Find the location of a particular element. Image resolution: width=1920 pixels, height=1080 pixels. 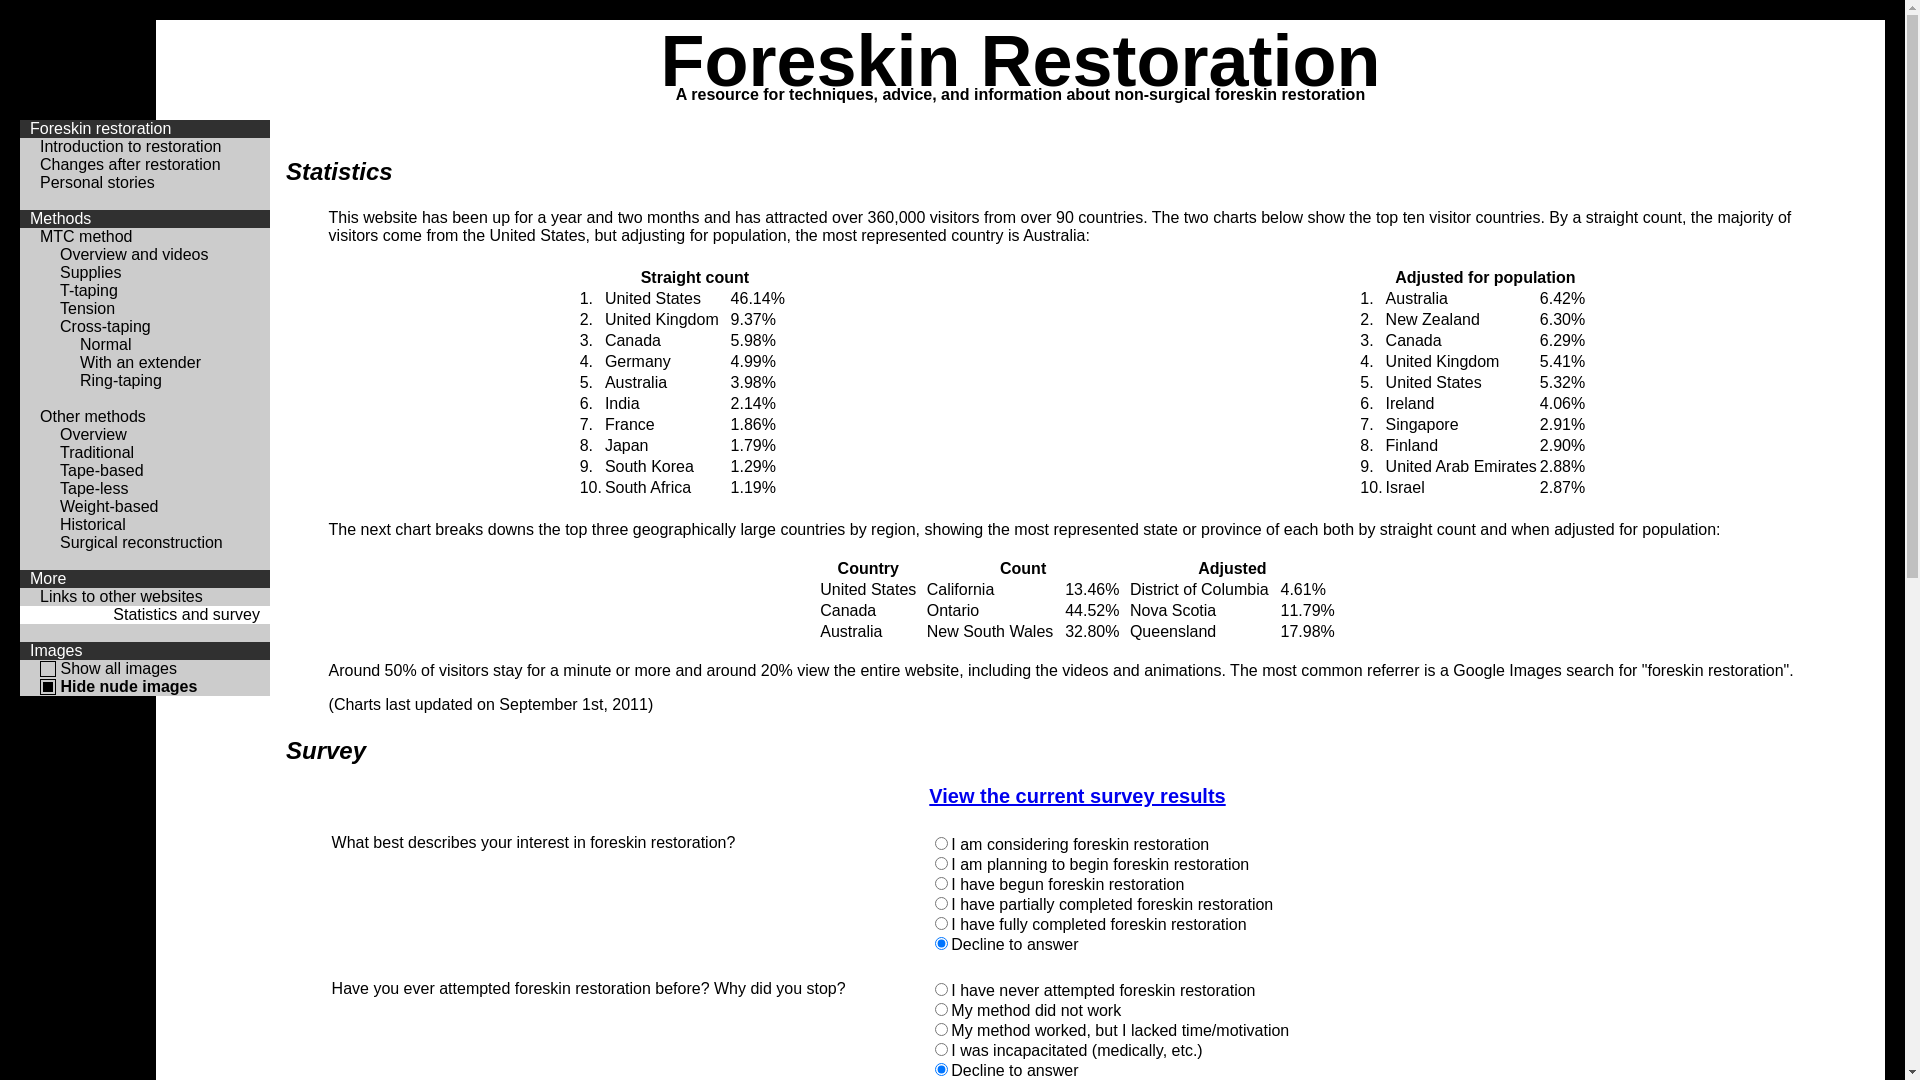

'Other methods' is located at coordinates (39, 415).